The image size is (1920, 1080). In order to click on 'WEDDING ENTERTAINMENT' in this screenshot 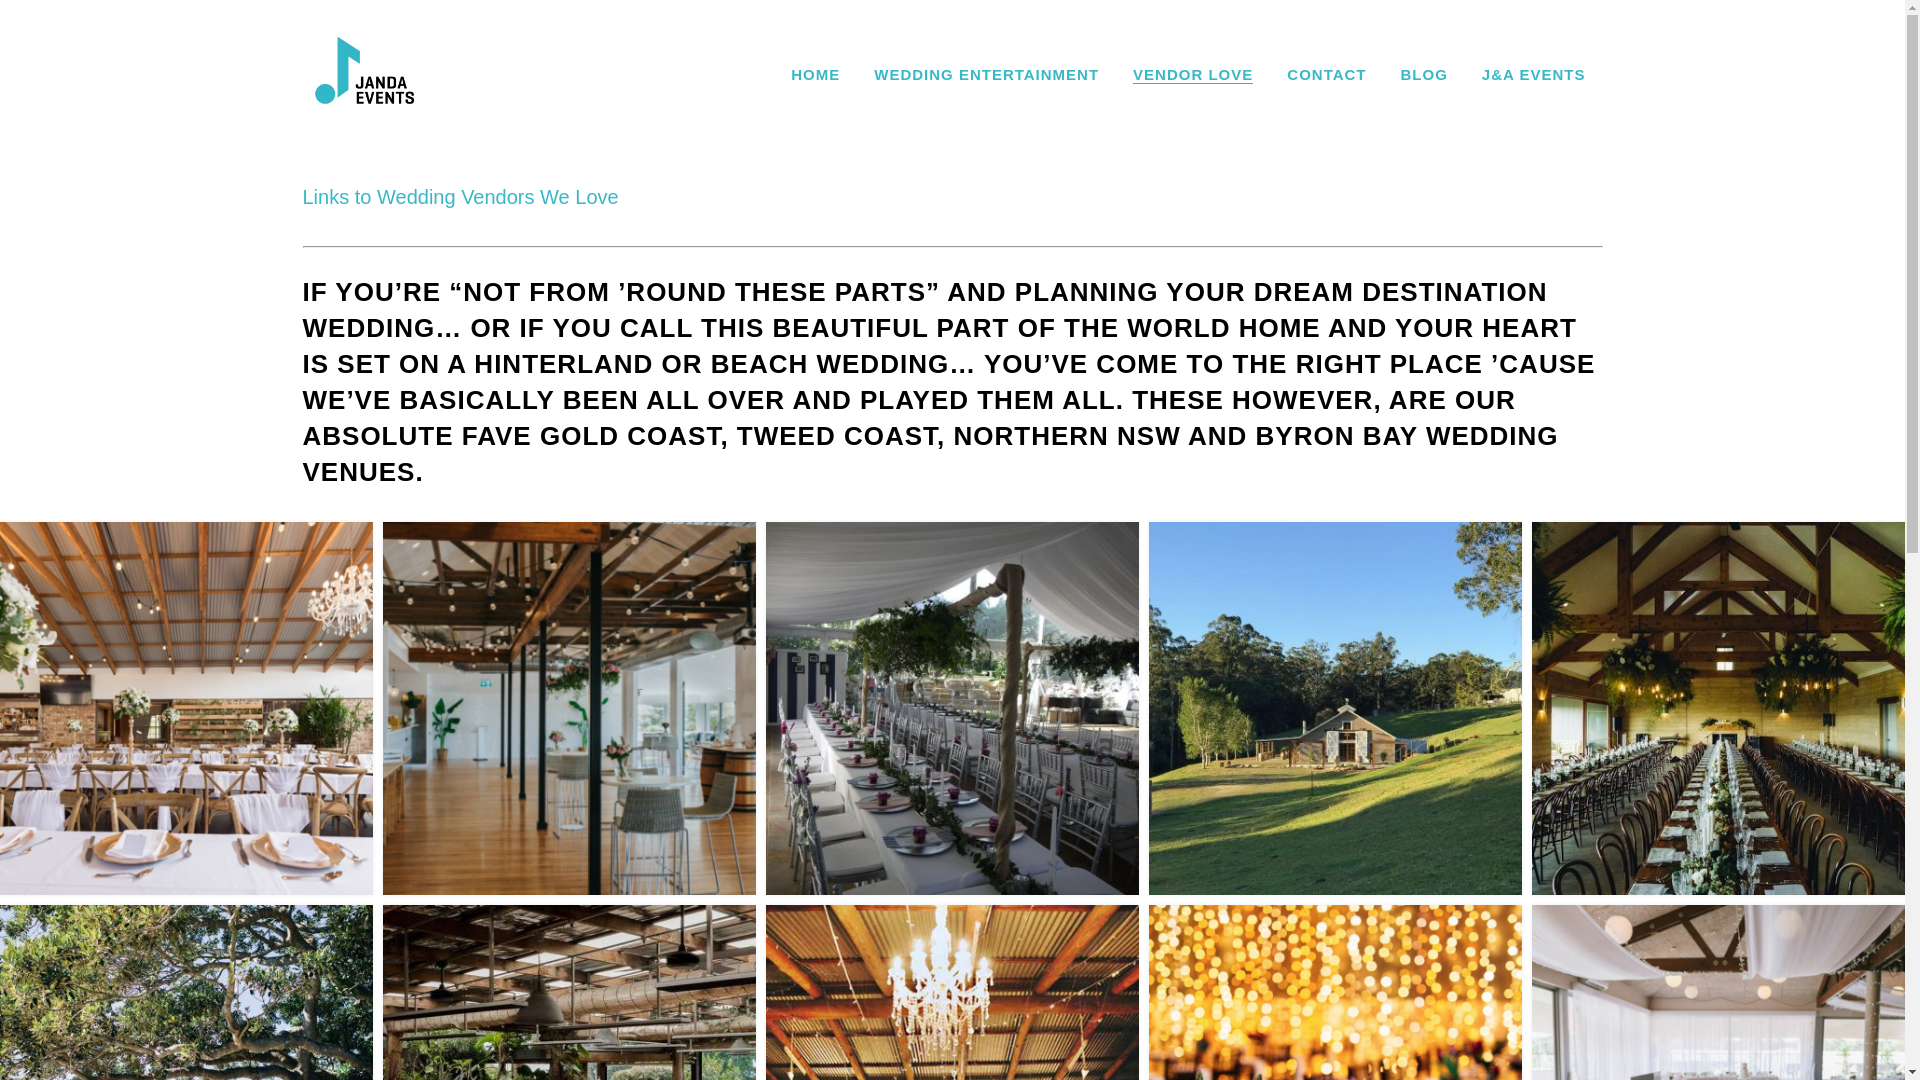, I will do `click(857, 73)`.